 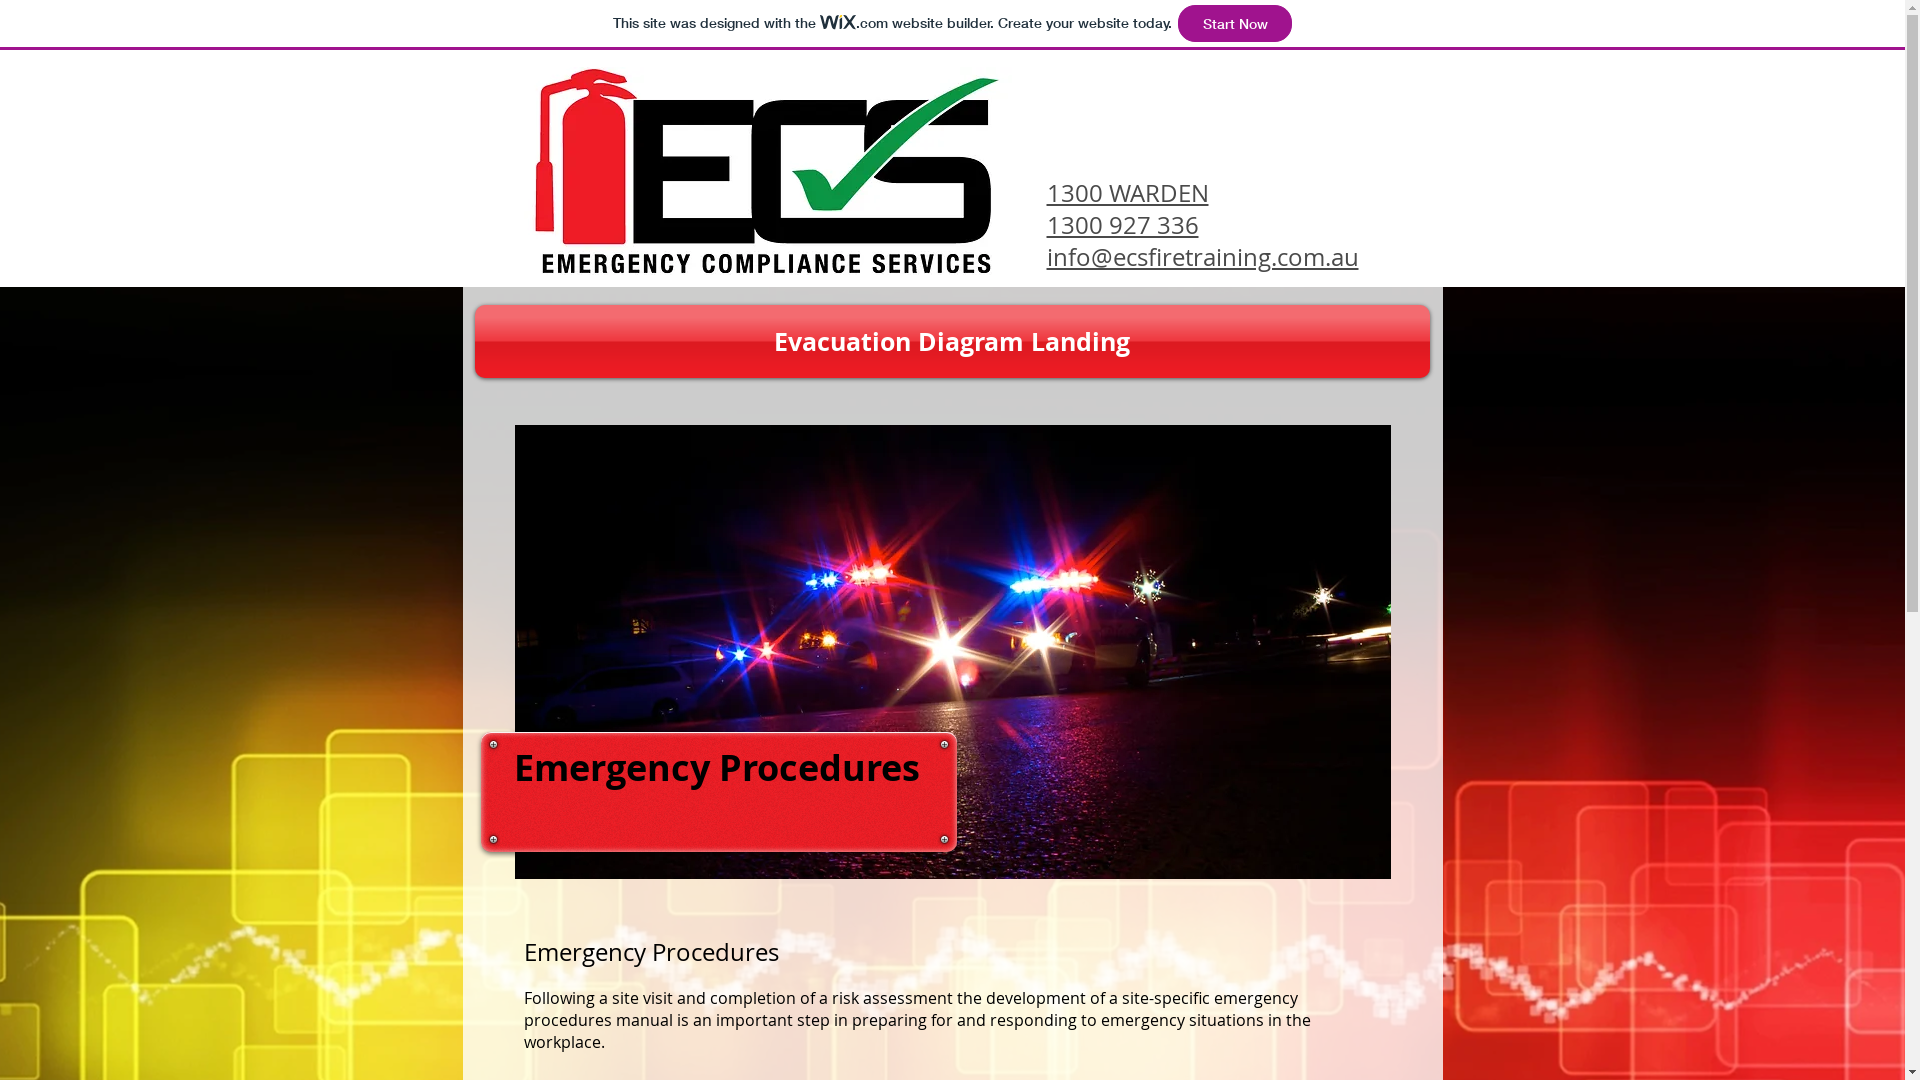 What do you see at coordinates (1127, 192) in the screenshot?
I see `'1300 WARDEN'` at bounding box center [1127, 192].